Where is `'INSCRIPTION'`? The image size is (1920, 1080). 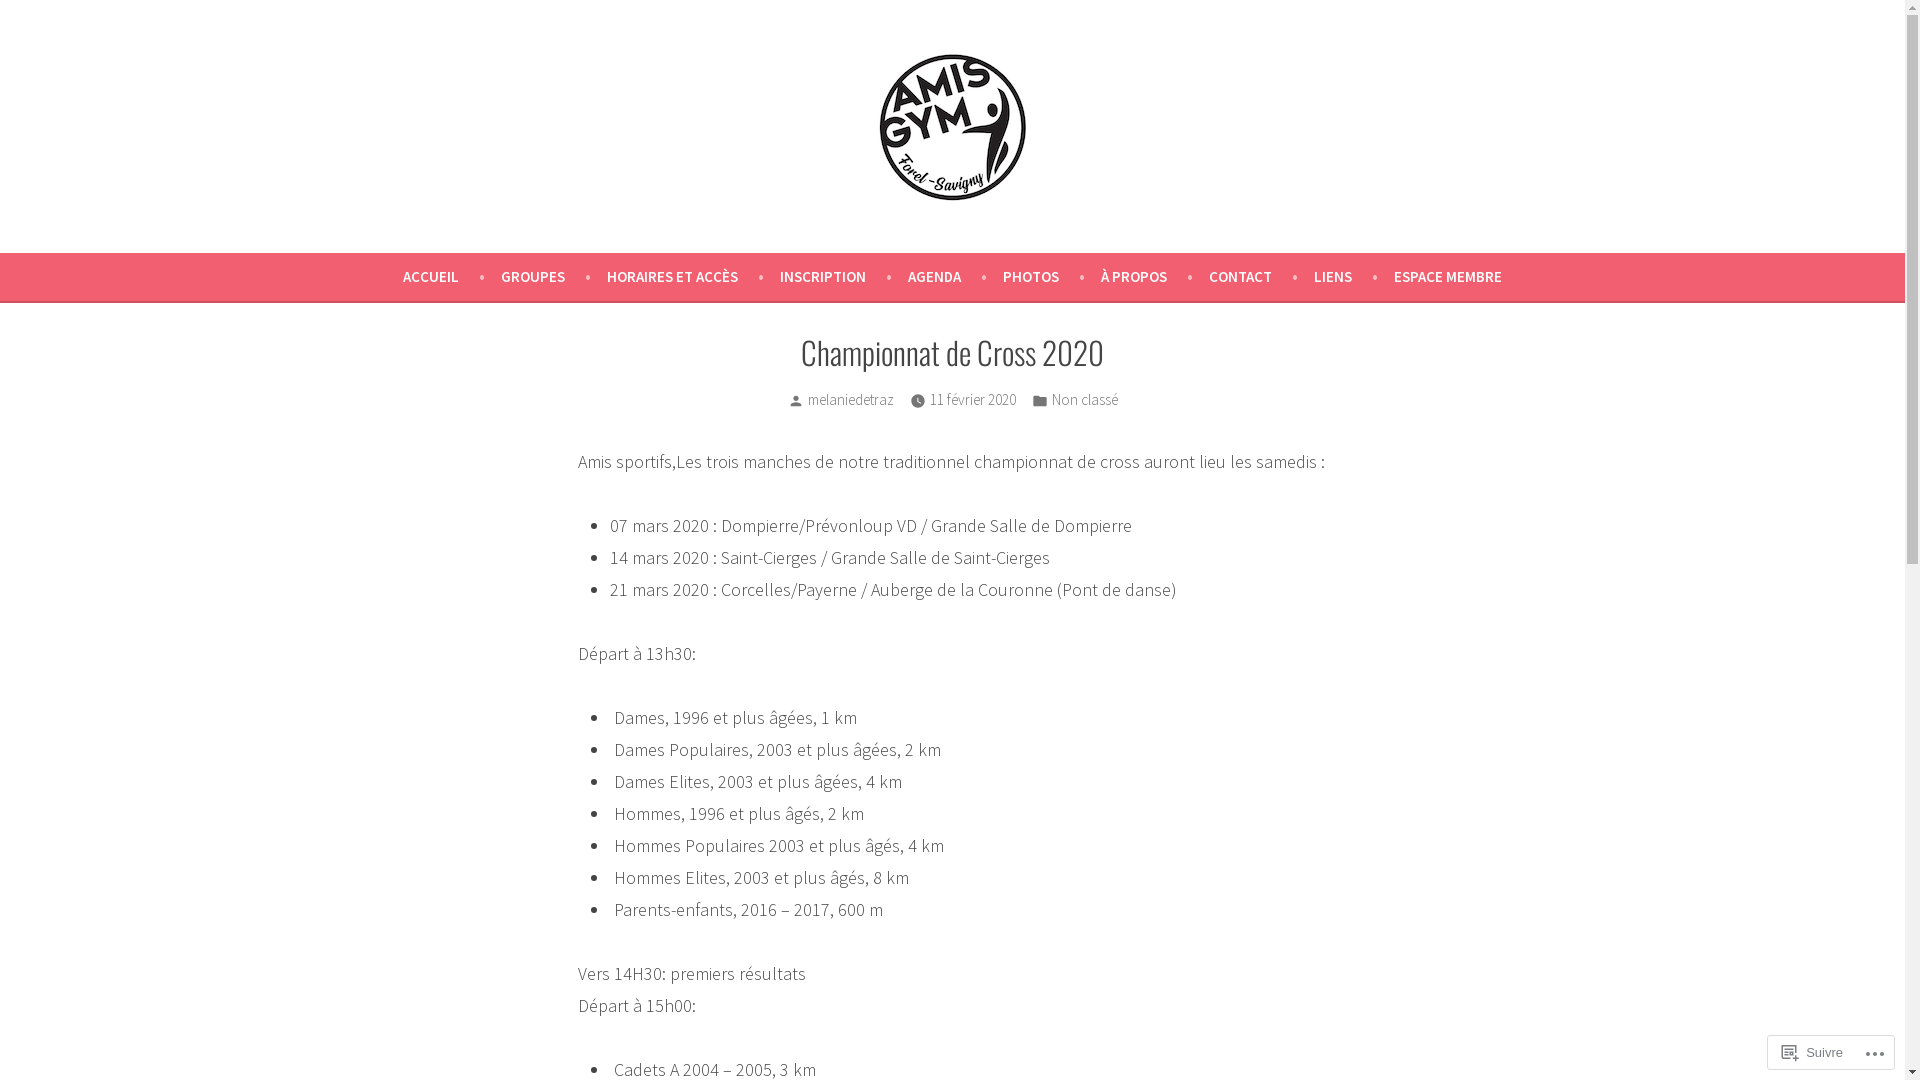 'INSCRIPTION' is located at coordinates (844, 277).